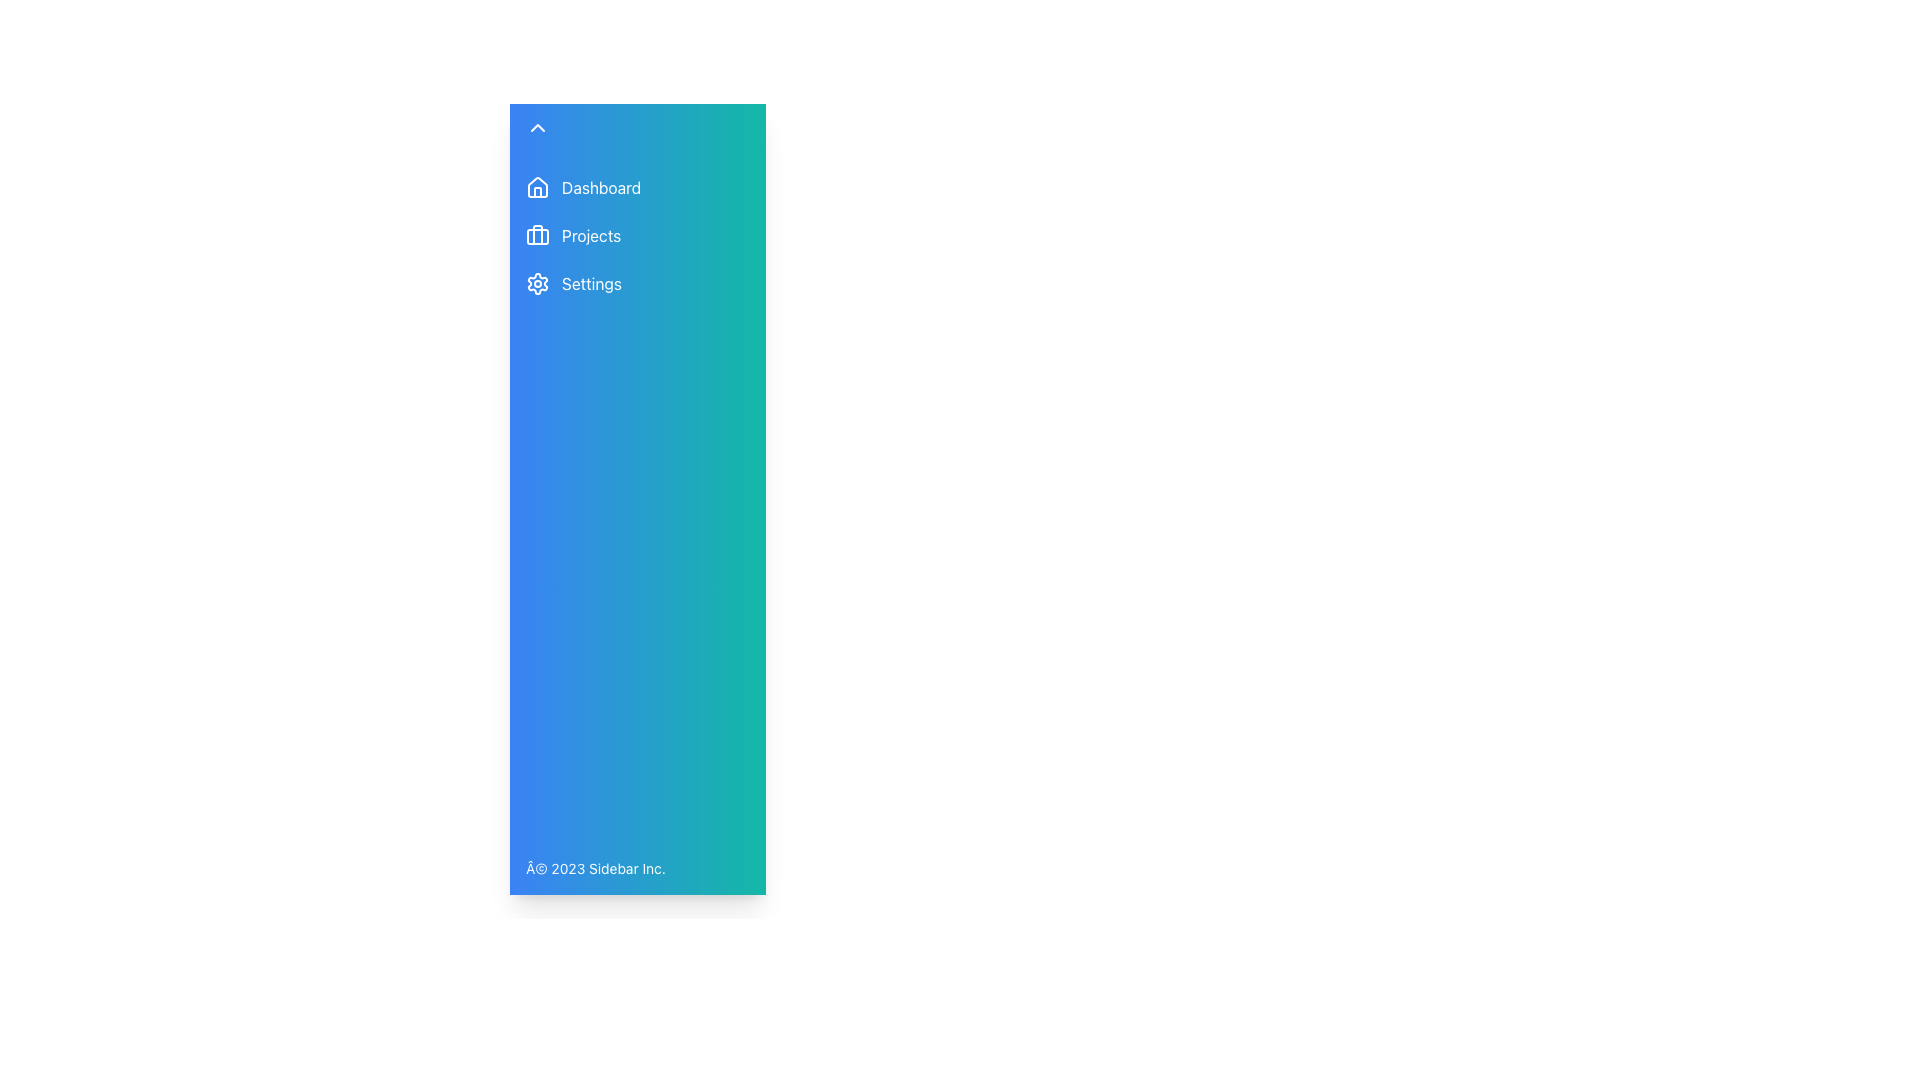 Image resolution: width=1920 pixels, height=1080 pixels. What do you see at coordinates (537, 234) in the screenshot?
I see `the 'Projects' icon in the sidebar menu, which is located directly to the left of the 'Projects' text and is the second icon in the list of sidebar options` at bounding box center [537, 234].